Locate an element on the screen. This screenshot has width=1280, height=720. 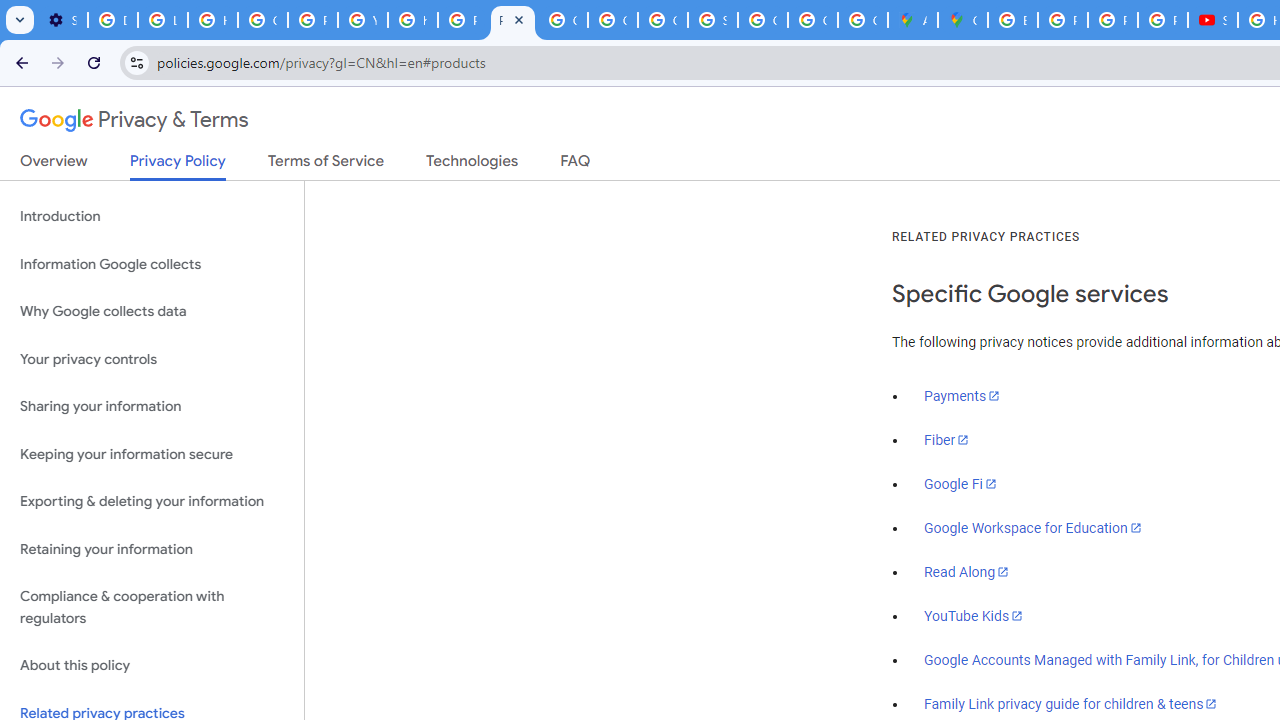
'Privacy Help Center - Policies Help' is located at coordinates (1111, 20).